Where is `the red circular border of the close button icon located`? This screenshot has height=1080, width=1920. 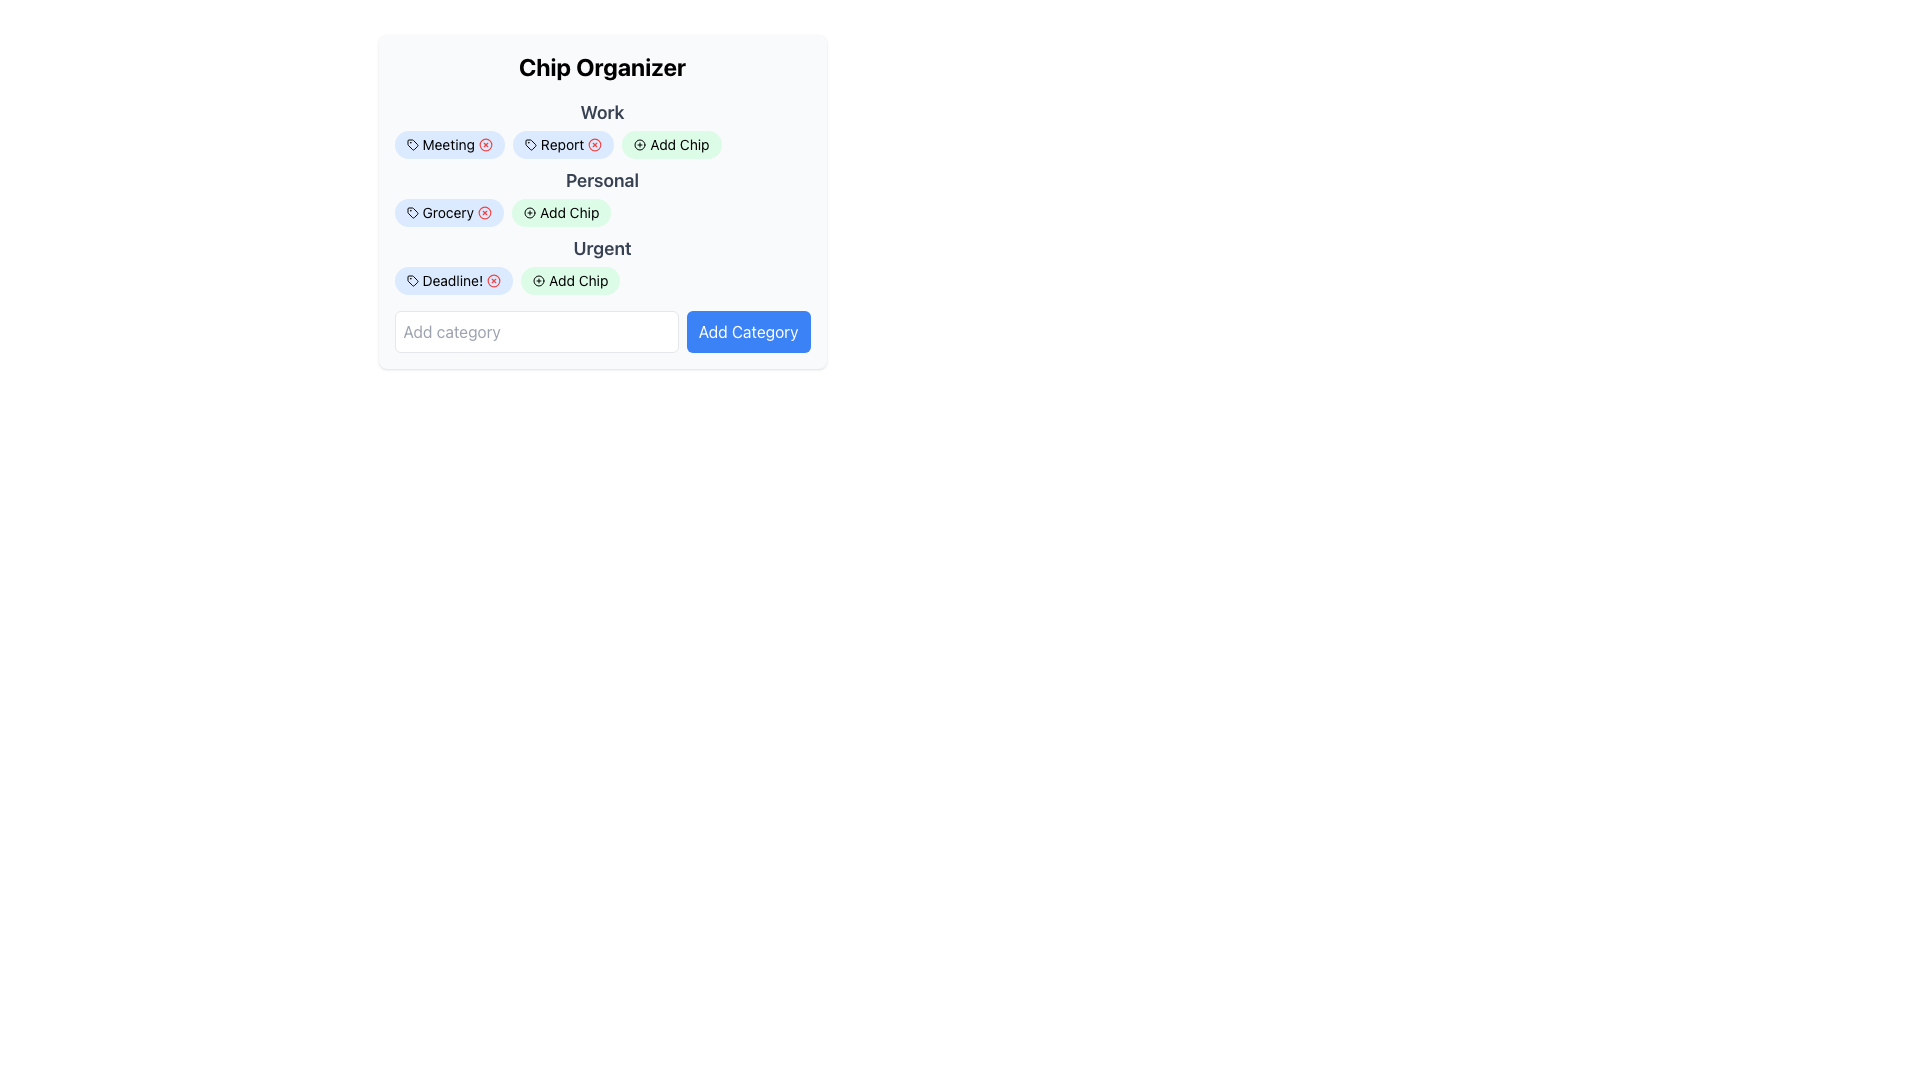 the red circular border of the close button icon located is located at coordinates (494, 281).